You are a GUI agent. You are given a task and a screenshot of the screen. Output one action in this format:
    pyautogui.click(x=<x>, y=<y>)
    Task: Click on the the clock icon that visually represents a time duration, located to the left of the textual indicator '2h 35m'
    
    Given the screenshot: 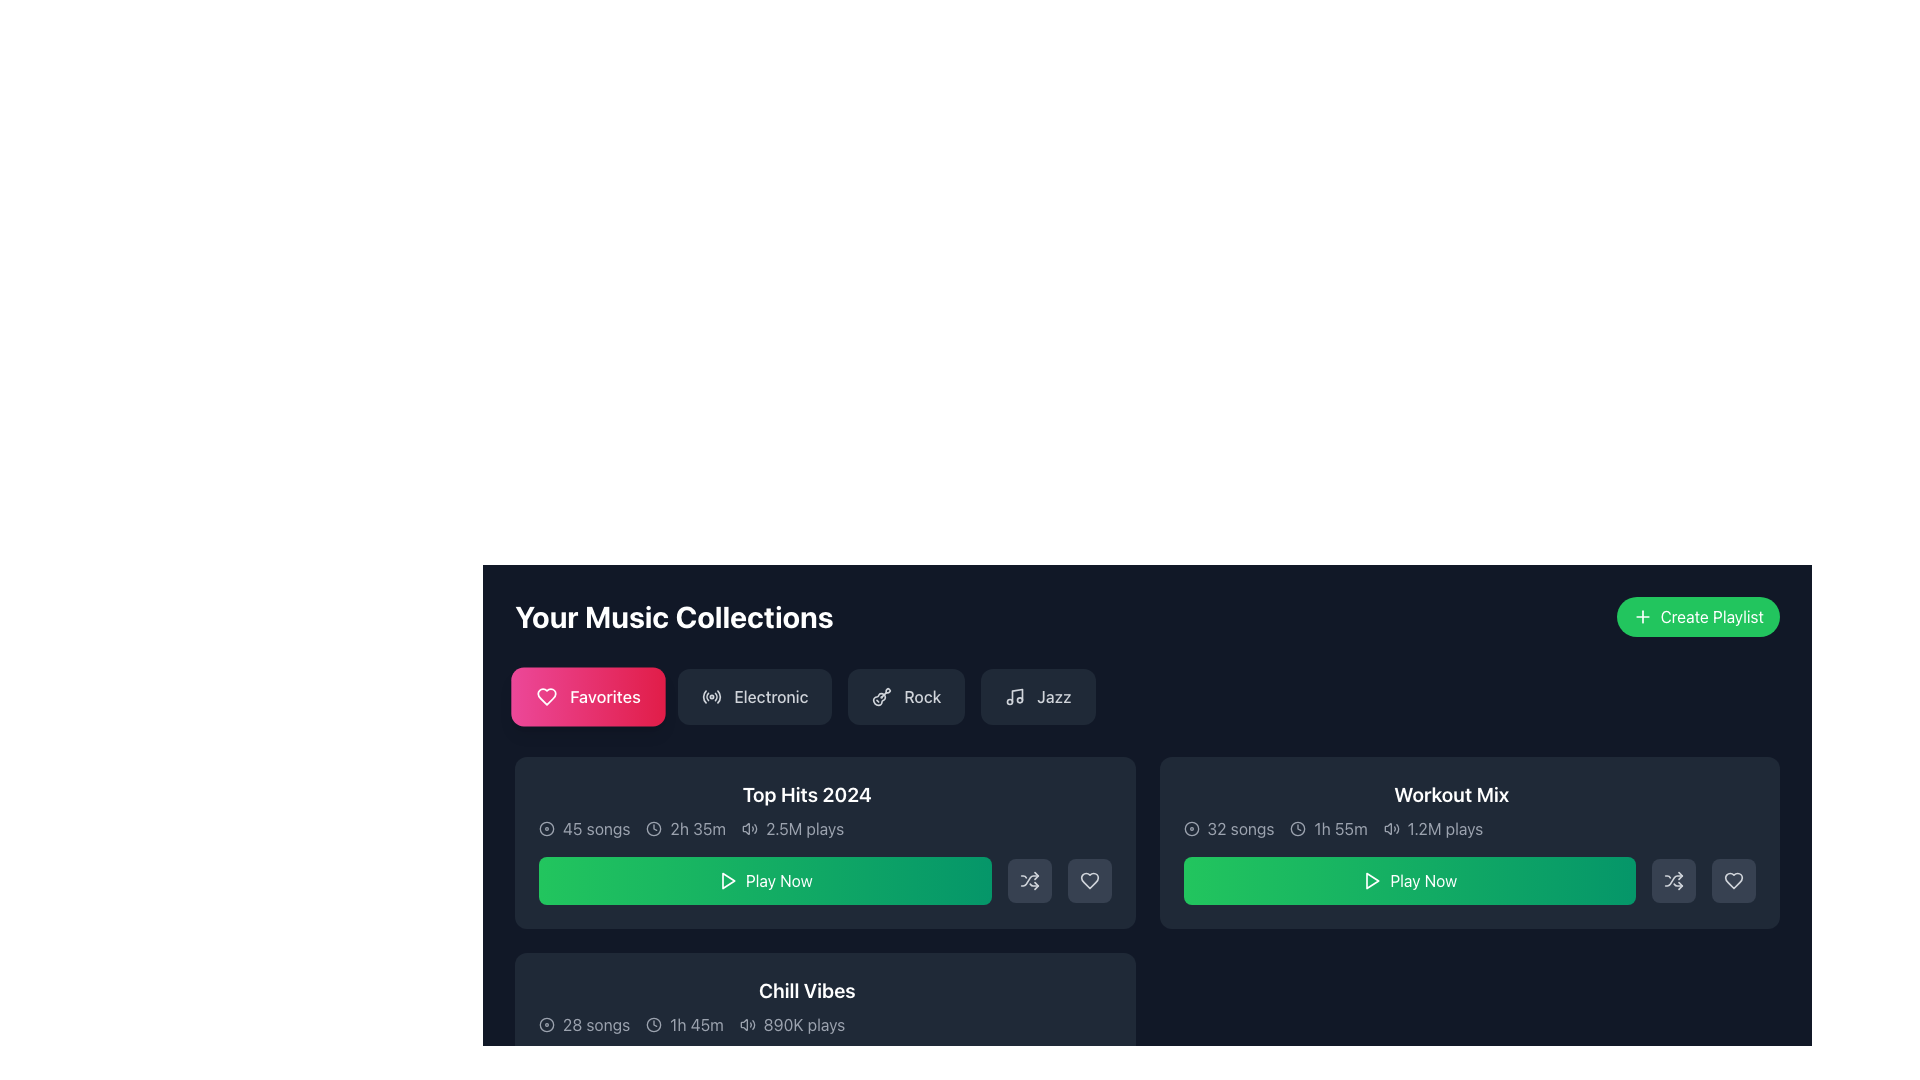 What is the action you would take?
    pyautogui.click(x=654, y=829)
    